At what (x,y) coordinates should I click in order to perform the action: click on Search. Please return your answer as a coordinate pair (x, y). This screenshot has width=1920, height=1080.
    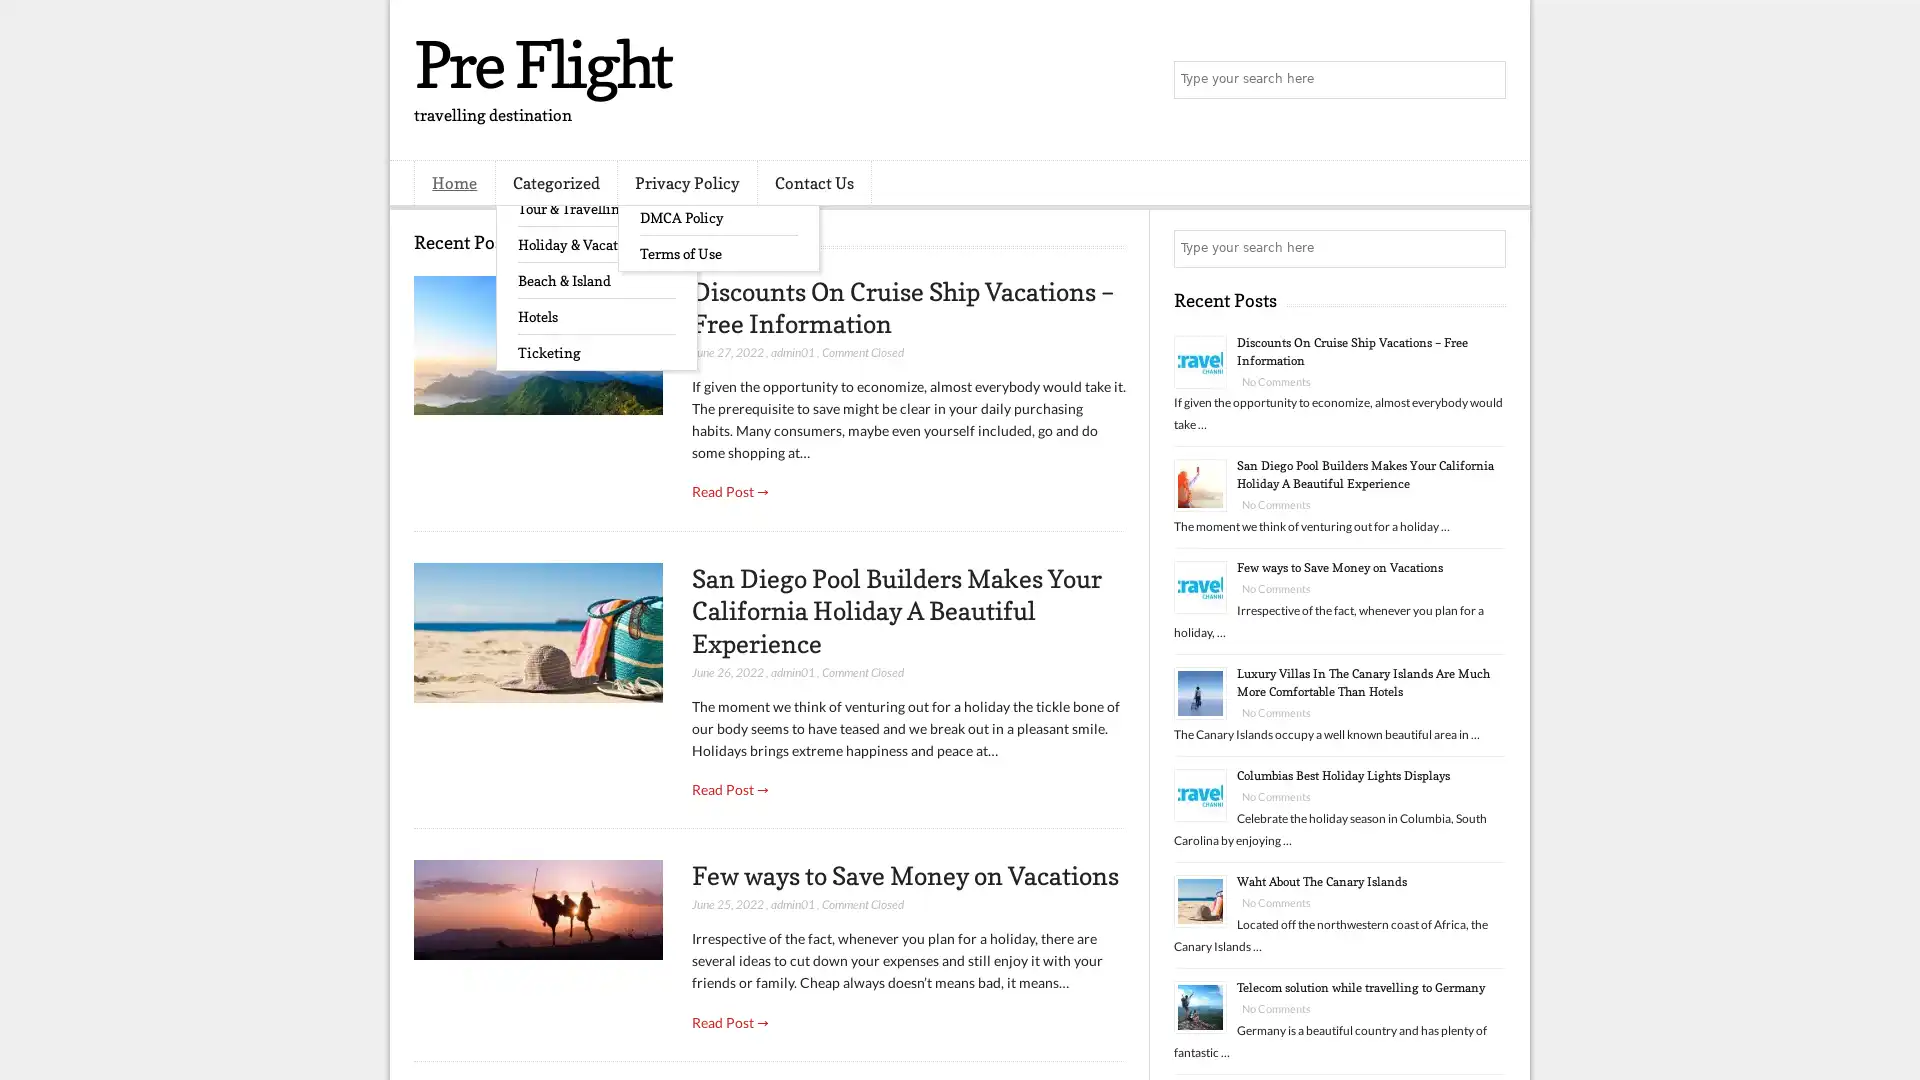
    Looking at the image, I should click on (1485, 80).